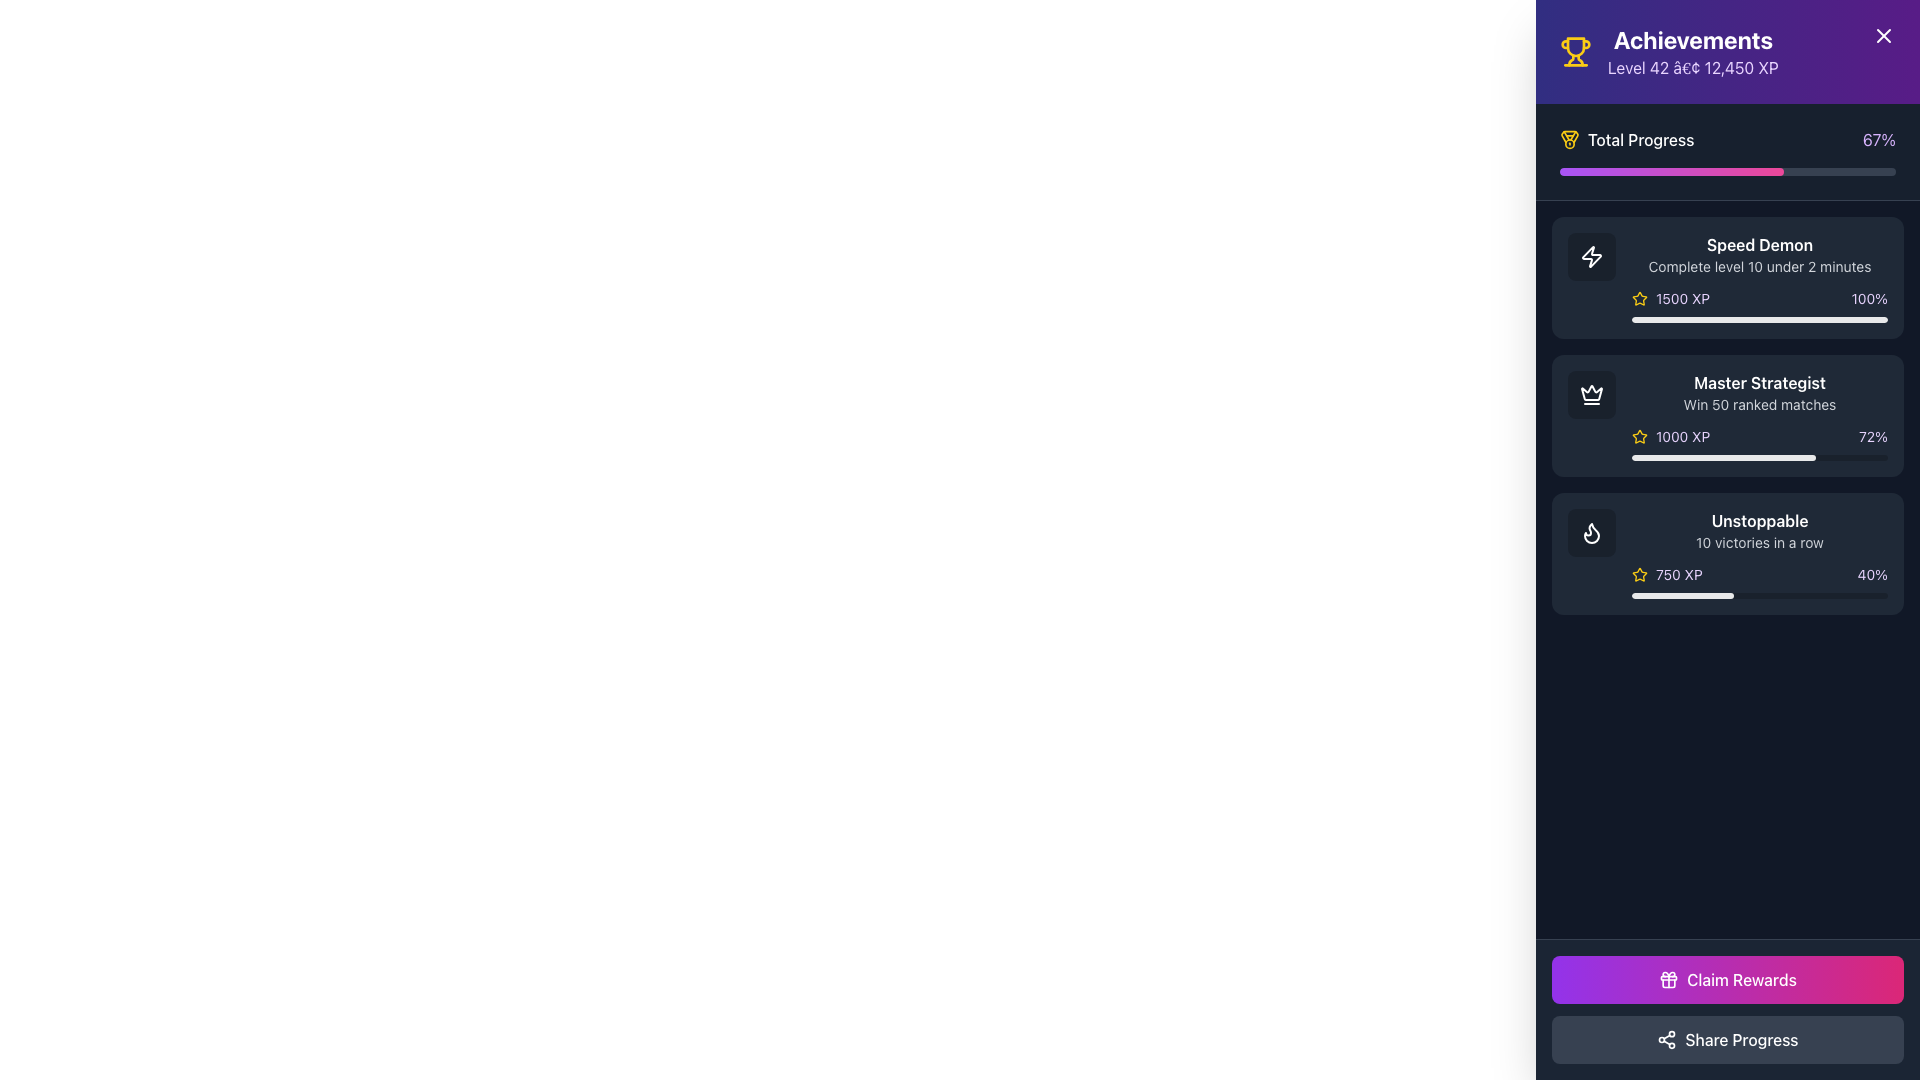 The width and height of the screenshot is (1920, 1080). I want to click on Progress Bar element representing the user's progress towards the 'Master Strategist' achievement, located in the Achievements panel, by checking its properties, so click(1723, 458).